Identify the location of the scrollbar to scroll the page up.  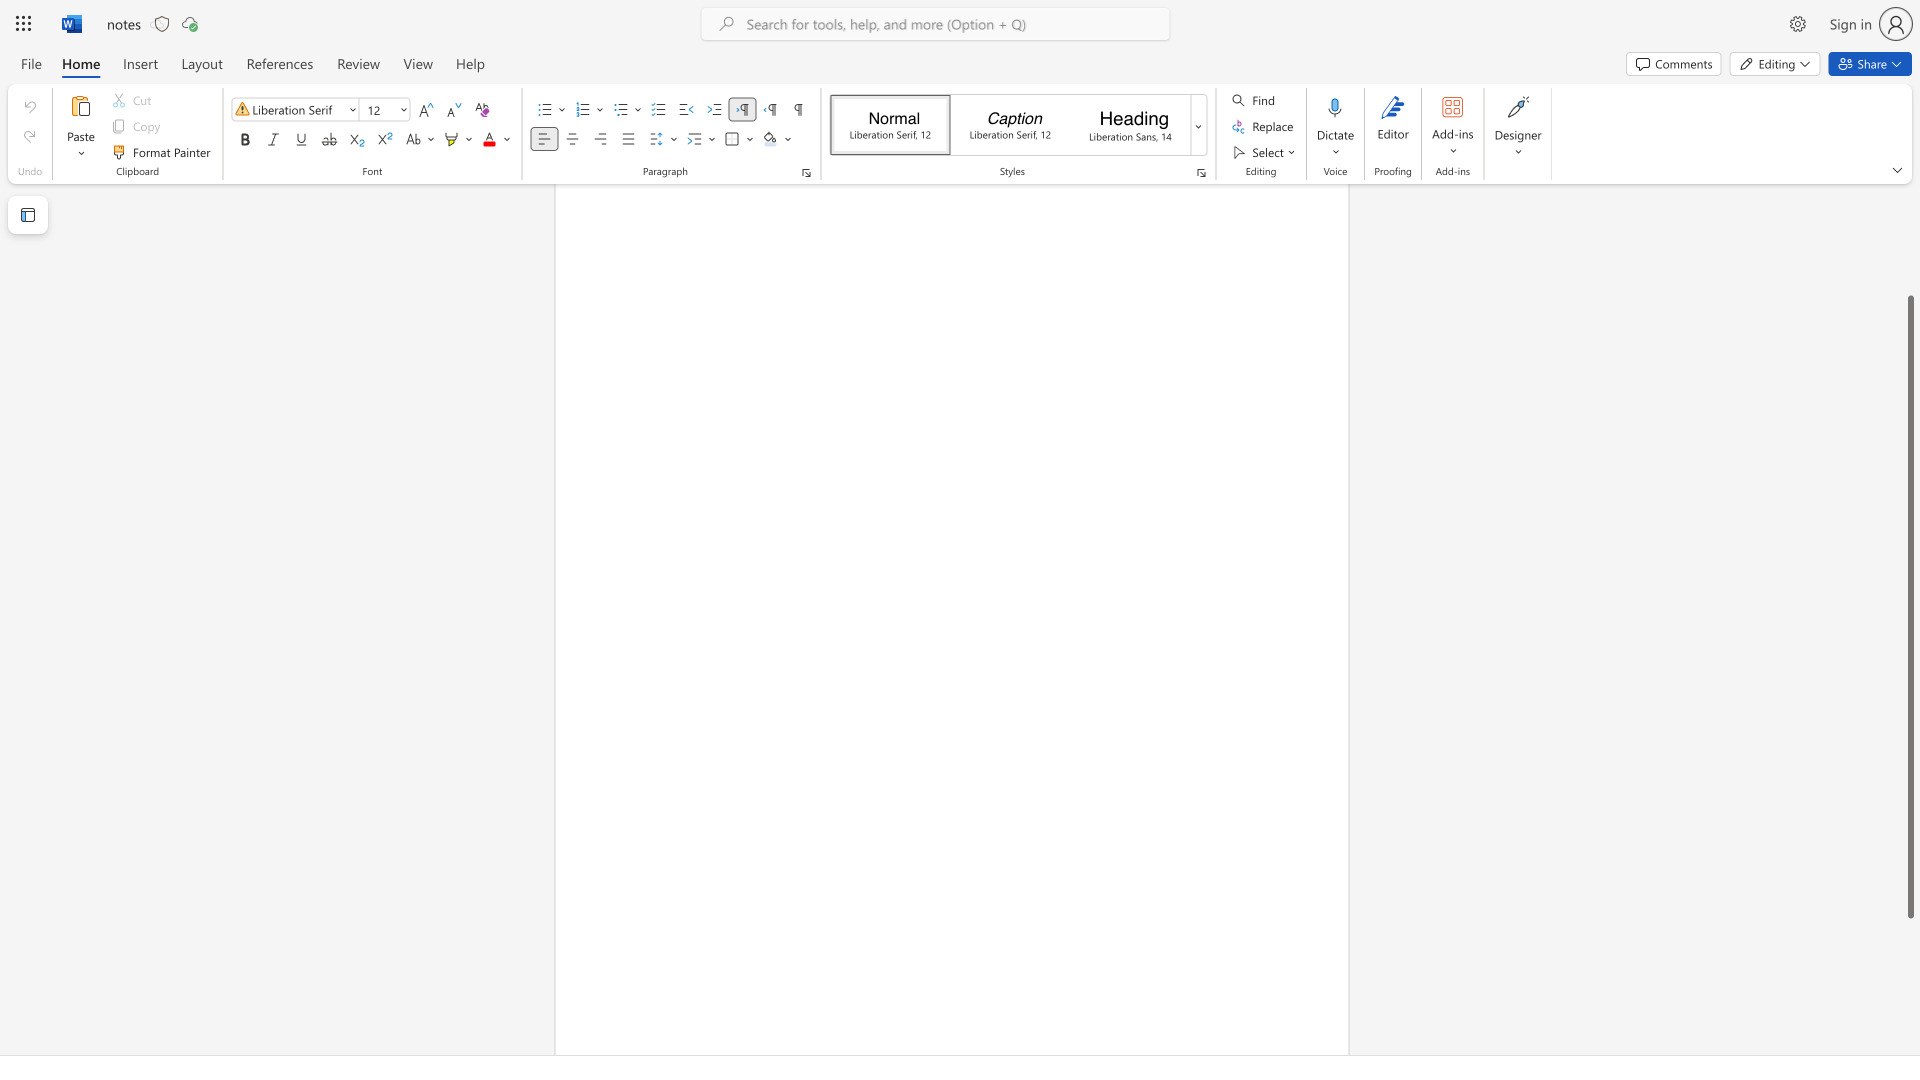
(1909, 238).